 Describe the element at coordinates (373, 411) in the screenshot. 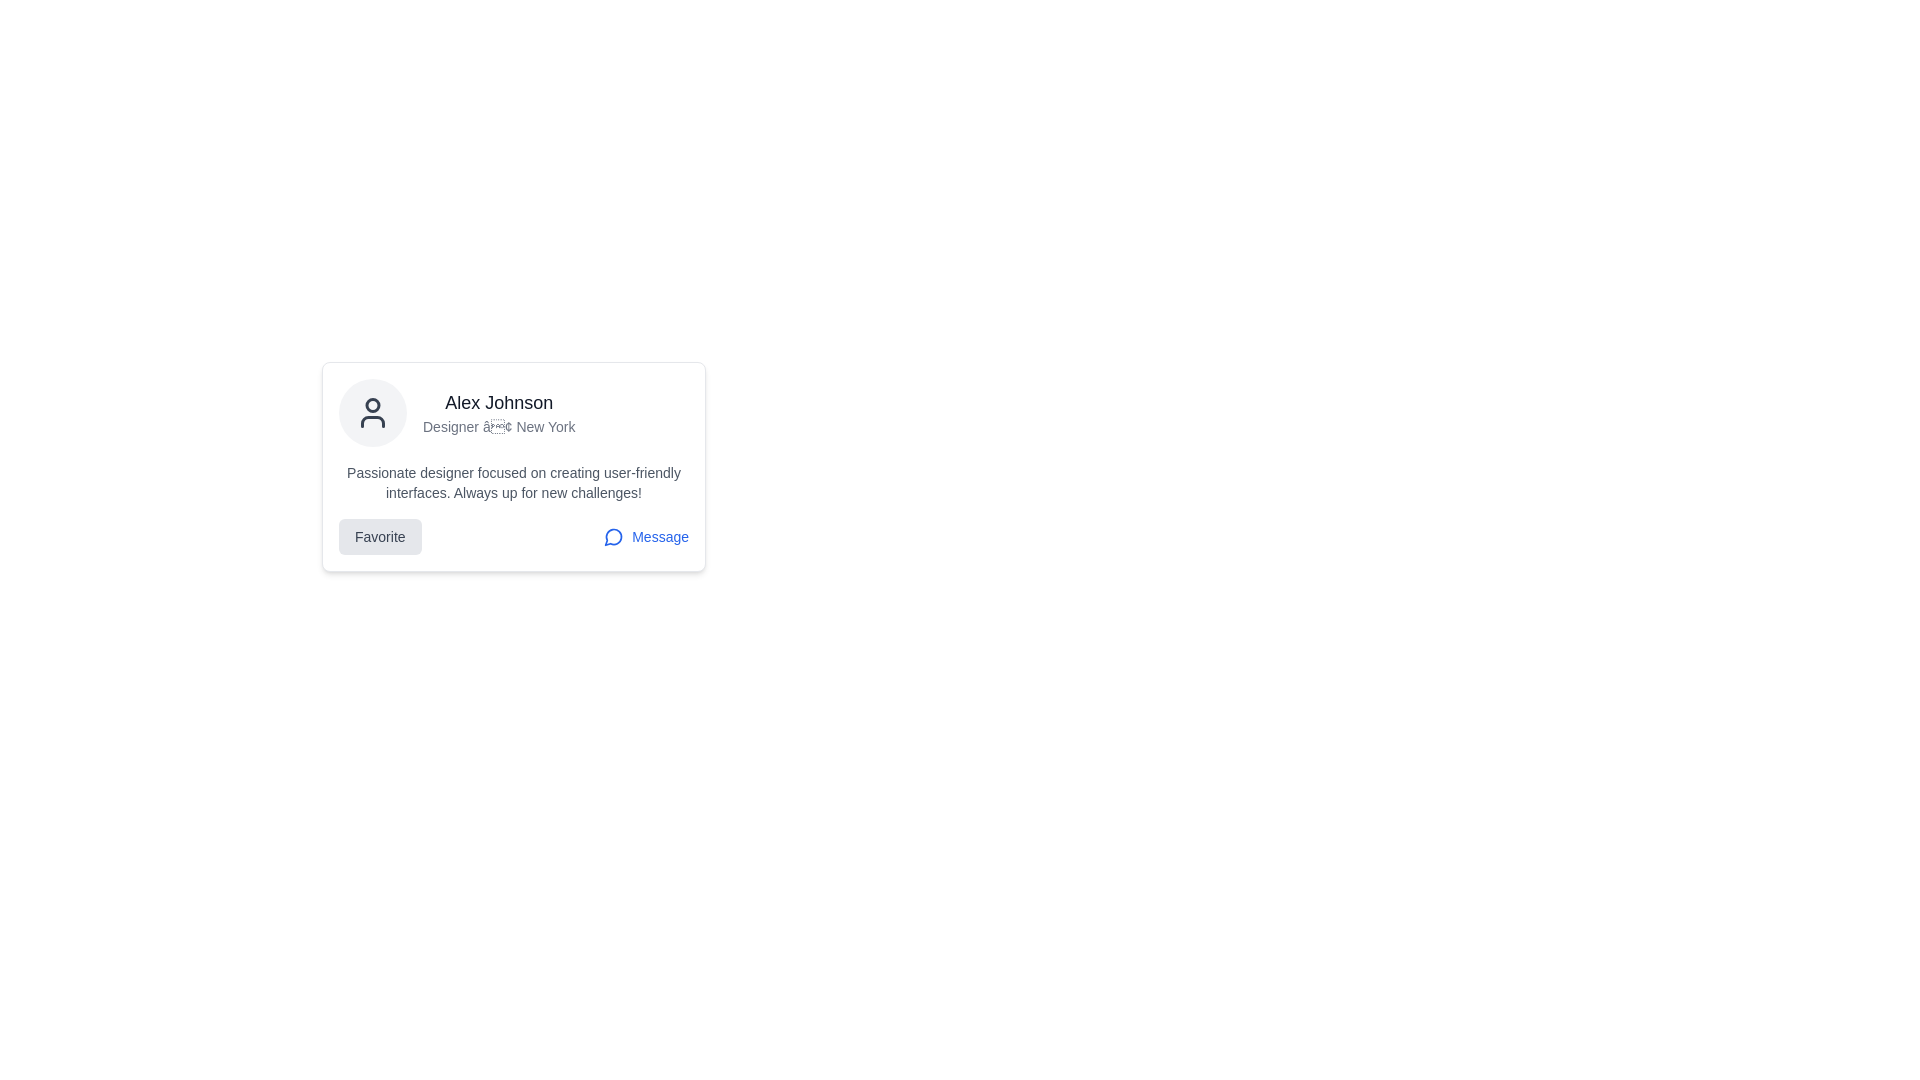

I see `the user profile icon, which serves as an avatar for the associated user in the profile card, positioned to the left of the user's name and title` at that location.